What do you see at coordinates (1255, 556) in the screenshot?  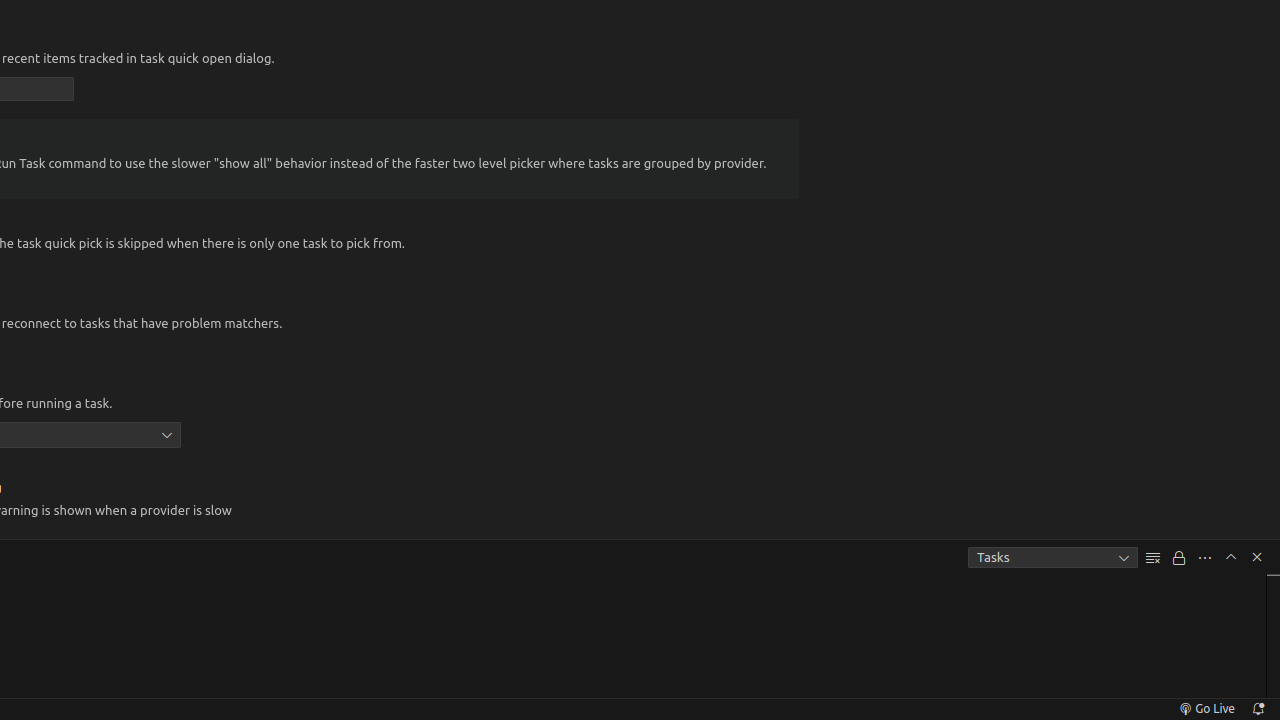 I see `'Hide Panel'` at bounding box center [1255, 556].